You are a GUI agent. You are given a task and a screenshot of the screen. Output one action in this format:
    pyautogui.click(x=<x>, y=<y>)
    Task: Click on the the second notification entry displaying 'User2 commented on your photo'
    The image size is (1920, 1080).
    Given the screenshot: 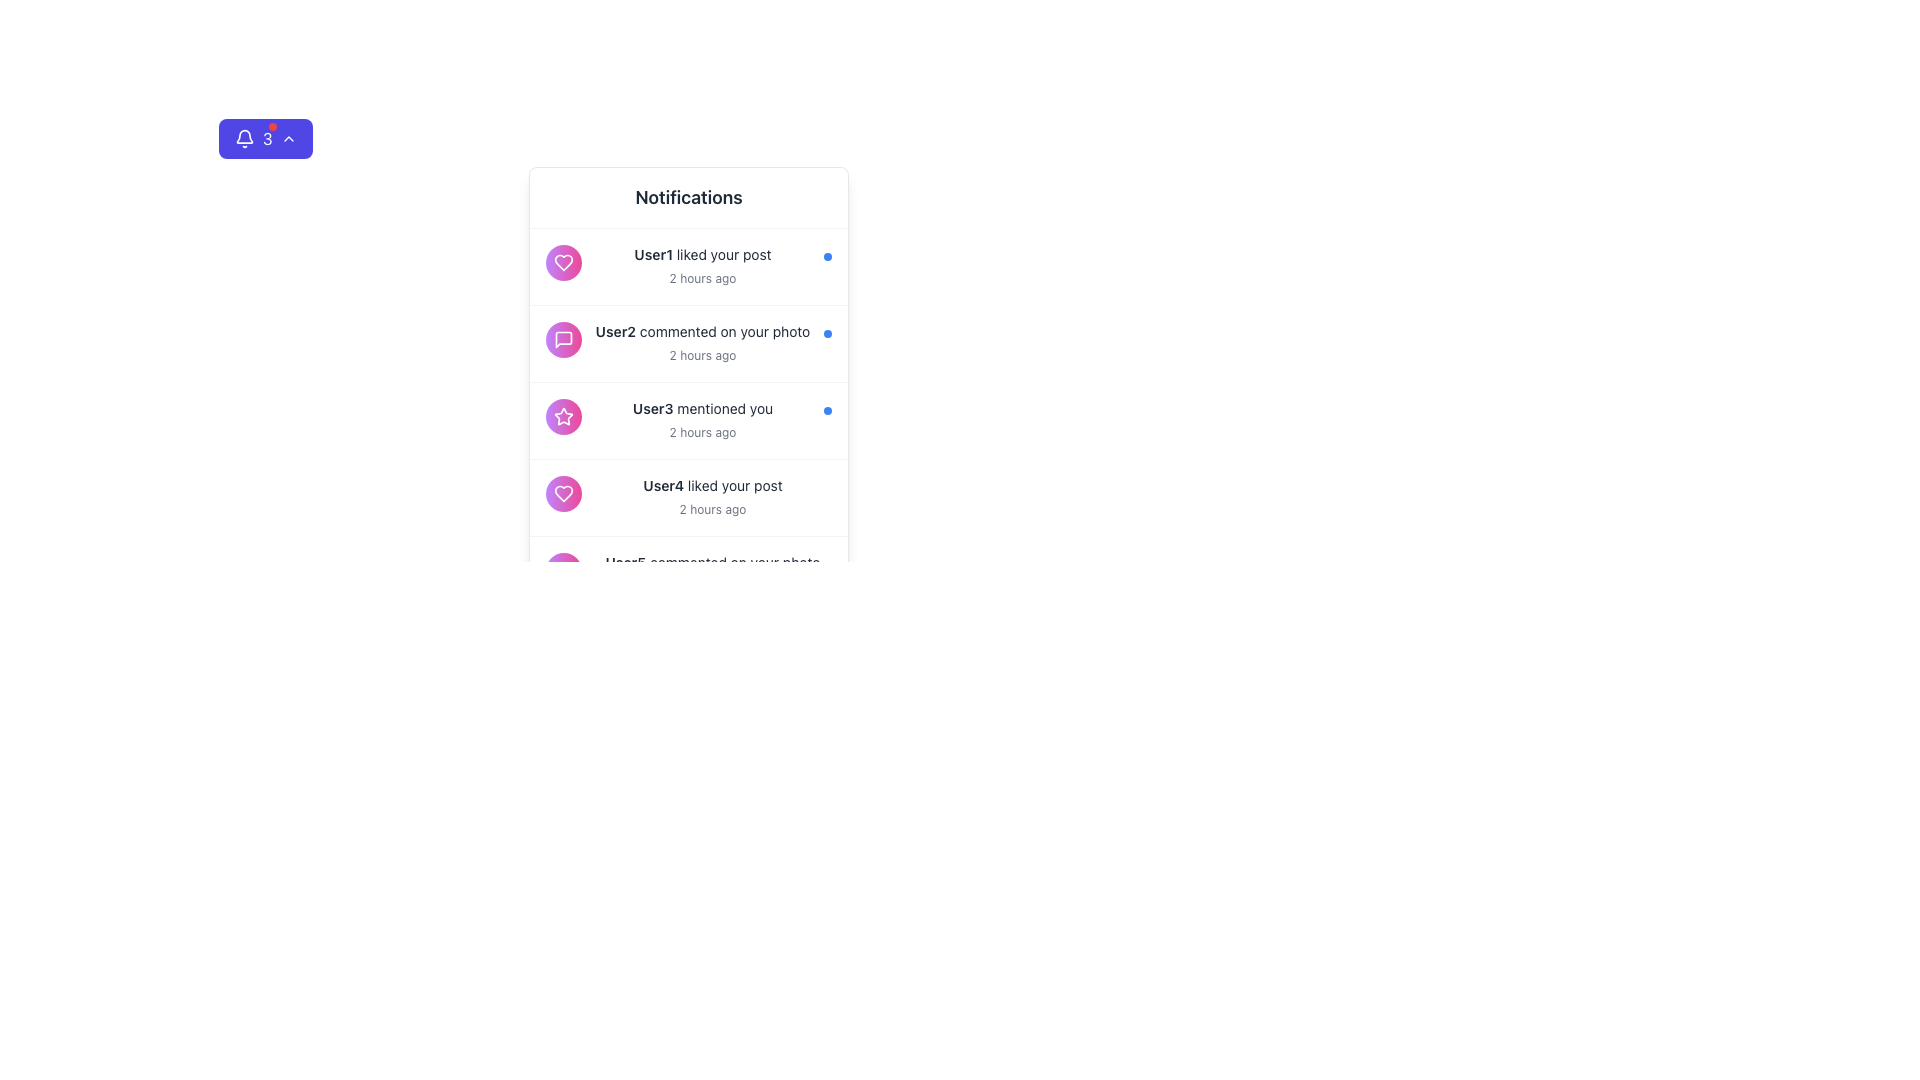 What is the action you would take?
    pyautogui.click(x=702, y=342)
    